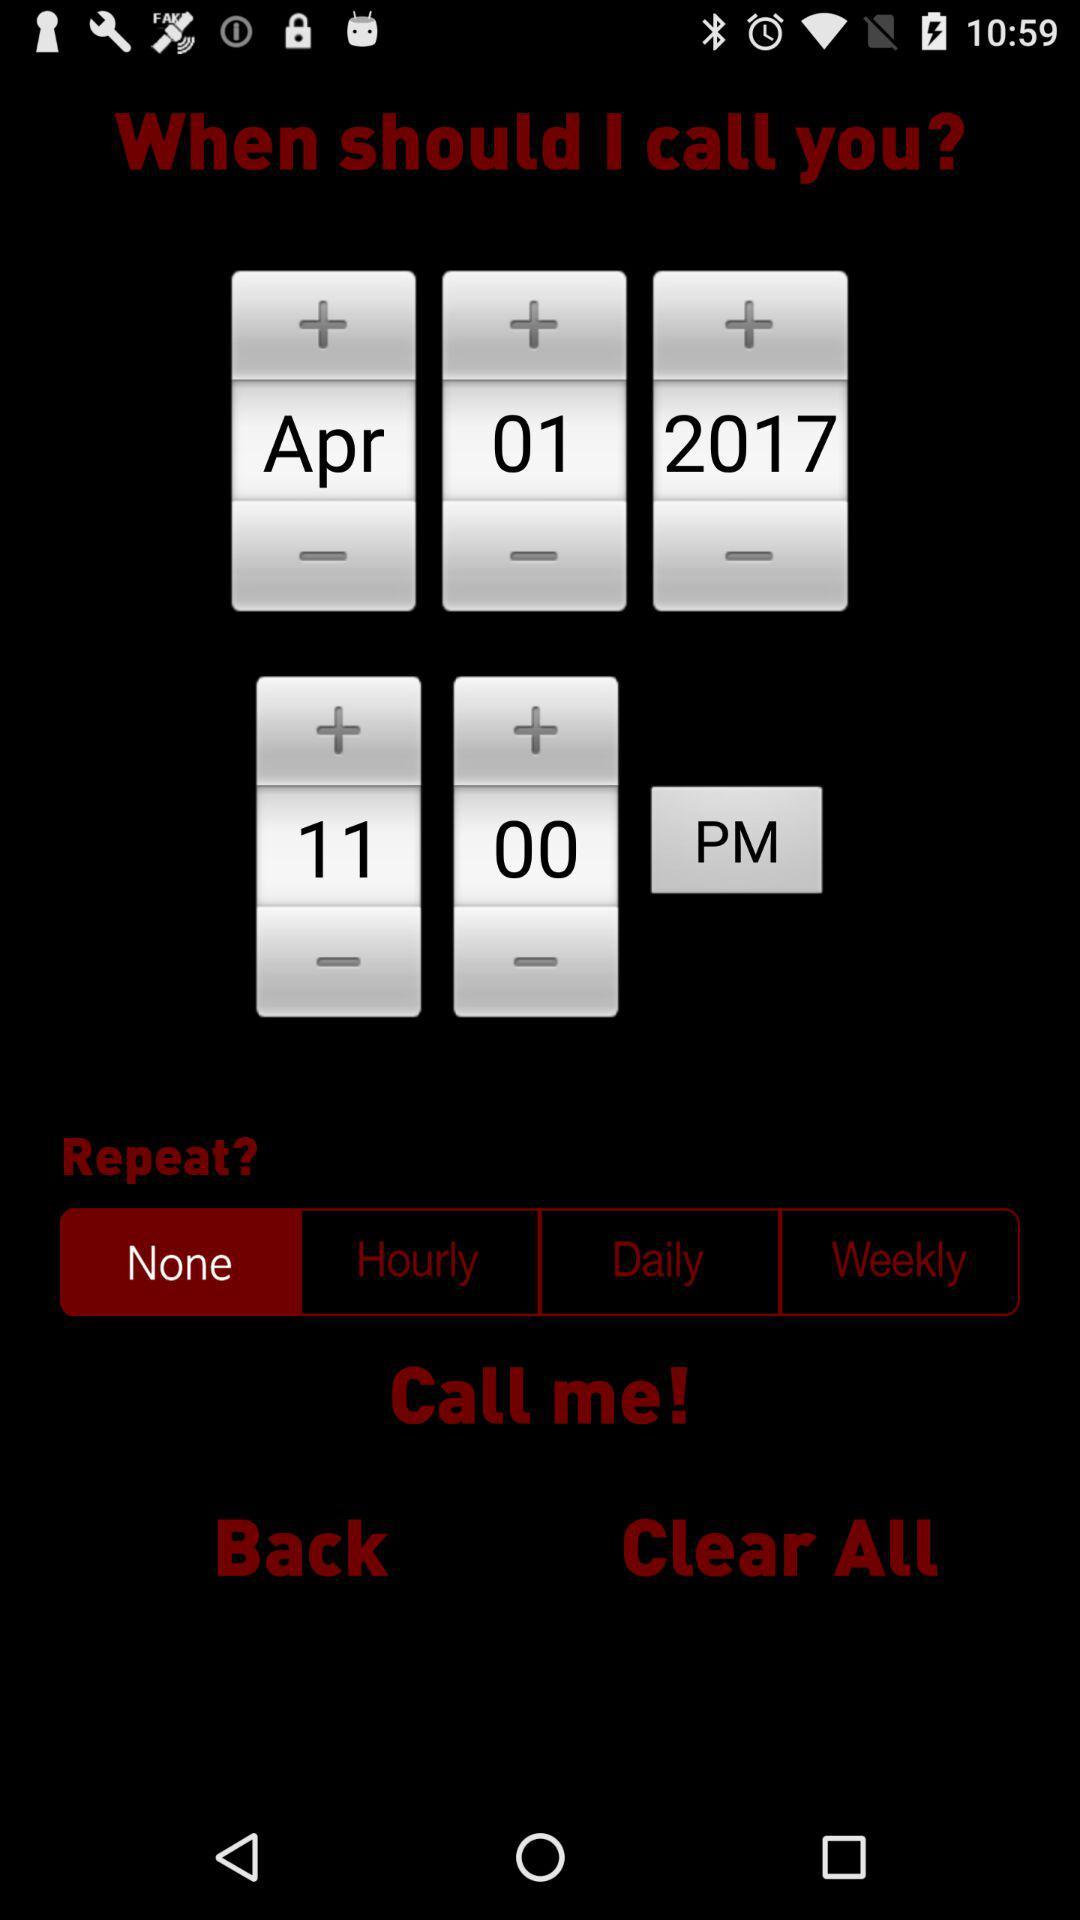  I want to click on do not repeat, so click(180, 1261).